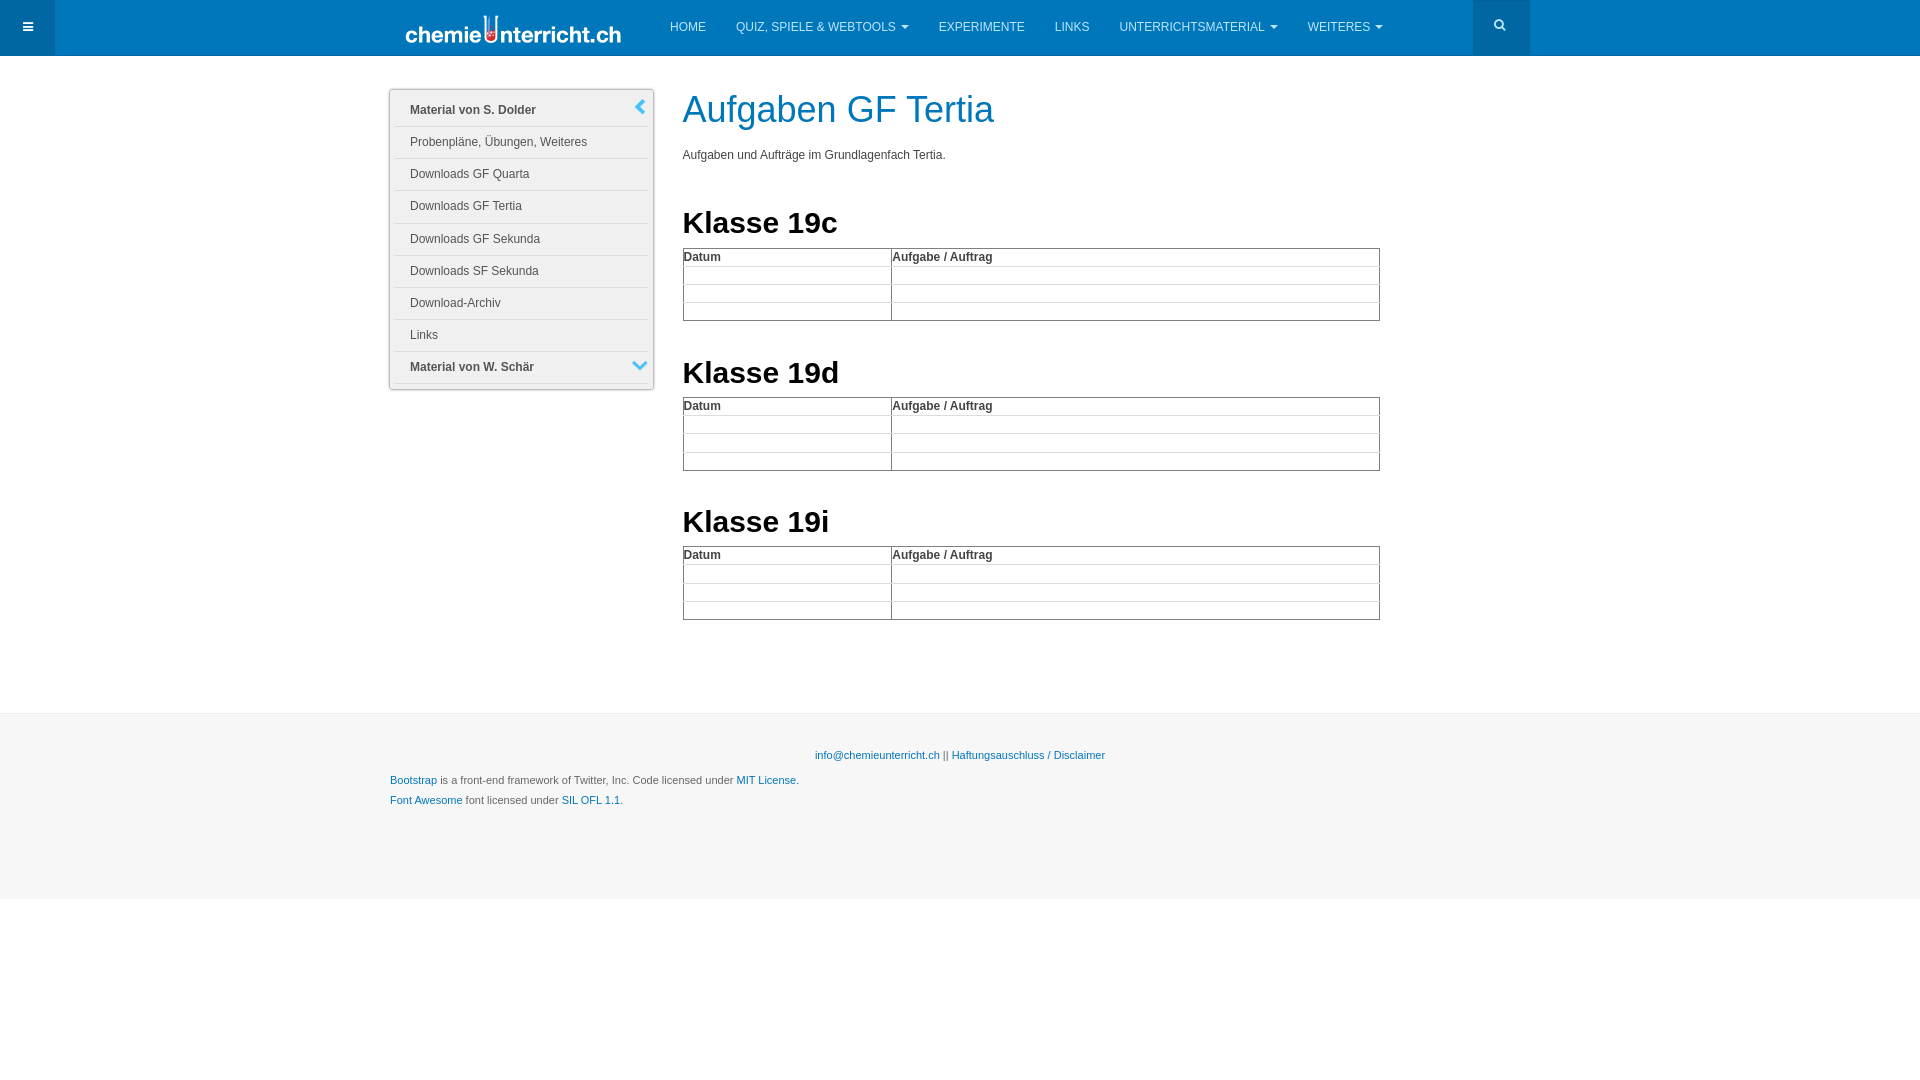 This screenshot has width=1920, height=1080. What do you see at coordinates (521, 206) in the screenshot?
I see `'Downloads GF Tertia'` at bounding box center [521, 206].